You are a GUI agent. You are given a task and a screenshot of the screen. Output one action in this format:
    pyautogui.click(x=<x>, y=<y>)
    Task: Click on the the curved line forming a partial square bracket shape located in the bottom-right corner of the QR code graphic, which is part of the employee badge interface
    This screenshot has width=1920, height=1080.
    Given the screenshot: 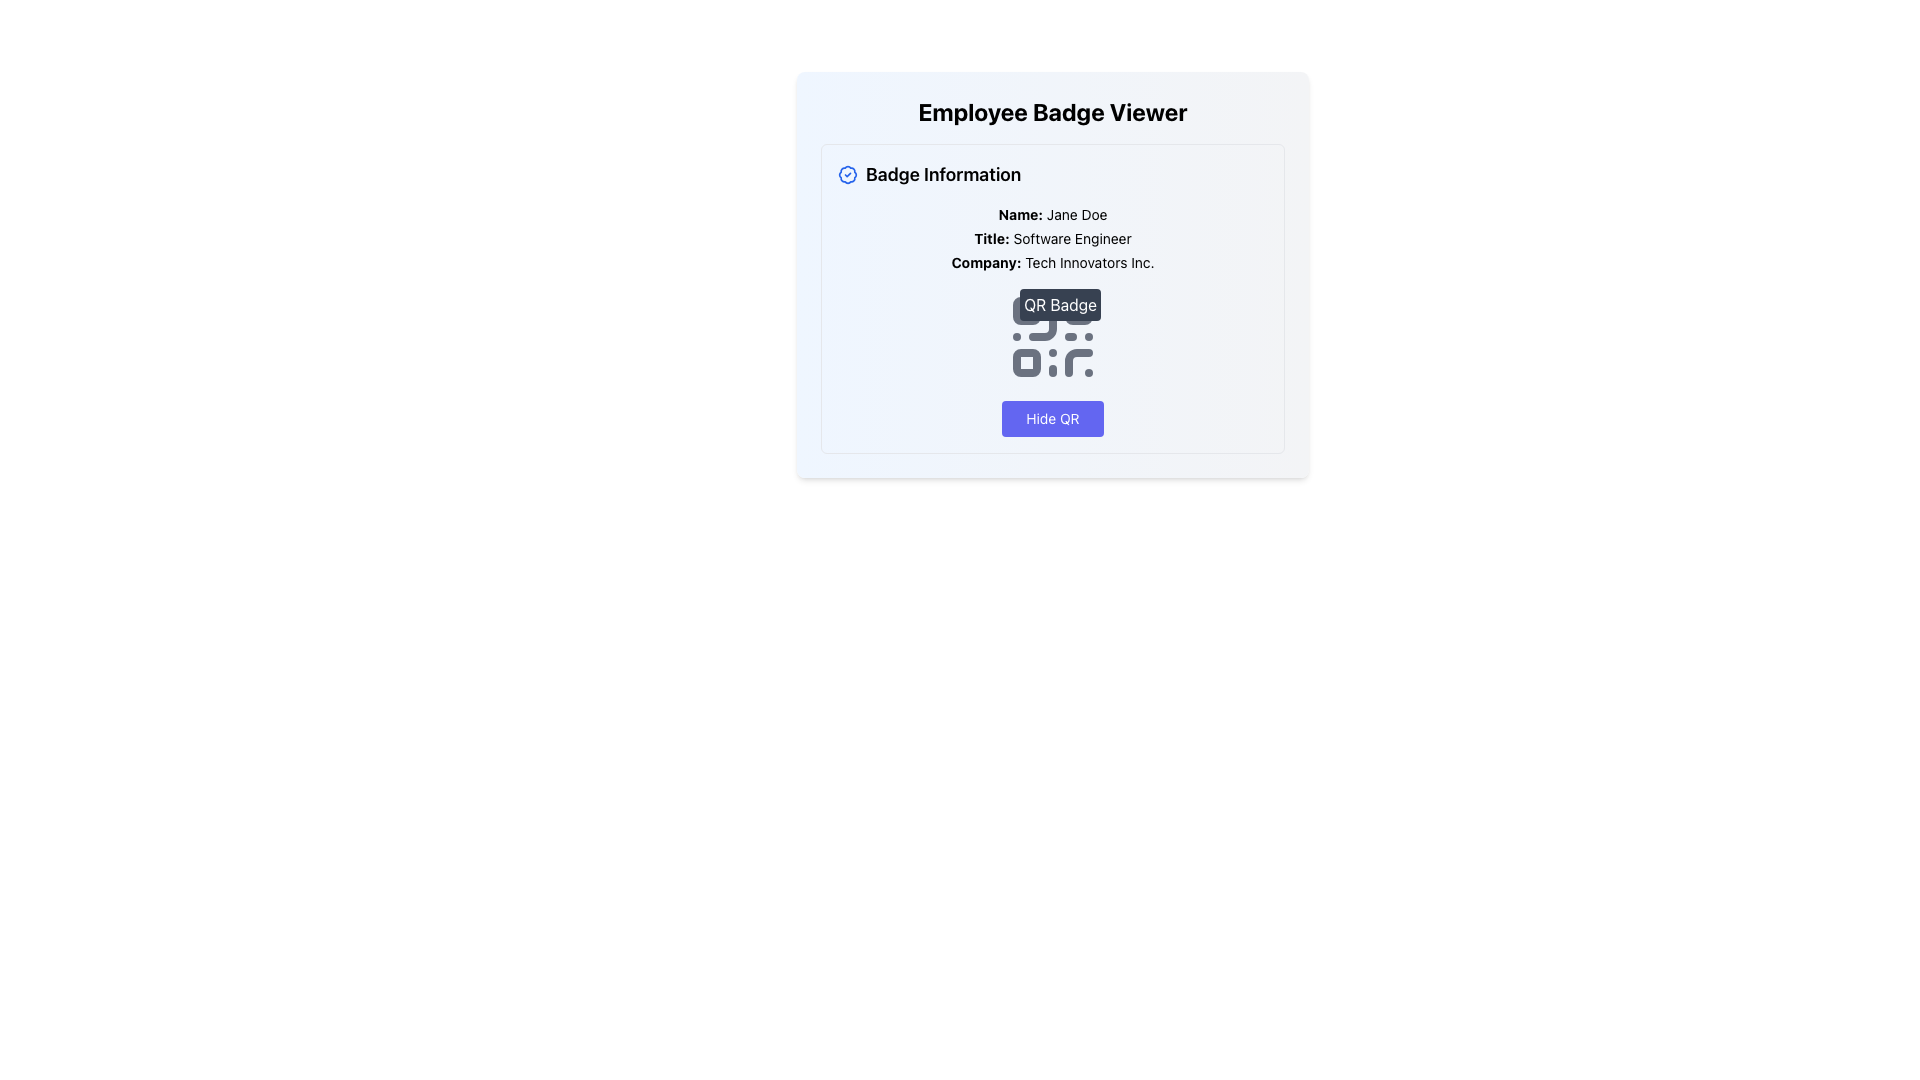 What is the action you would take?
    pyautogui.click(x=1078, y=362)
    